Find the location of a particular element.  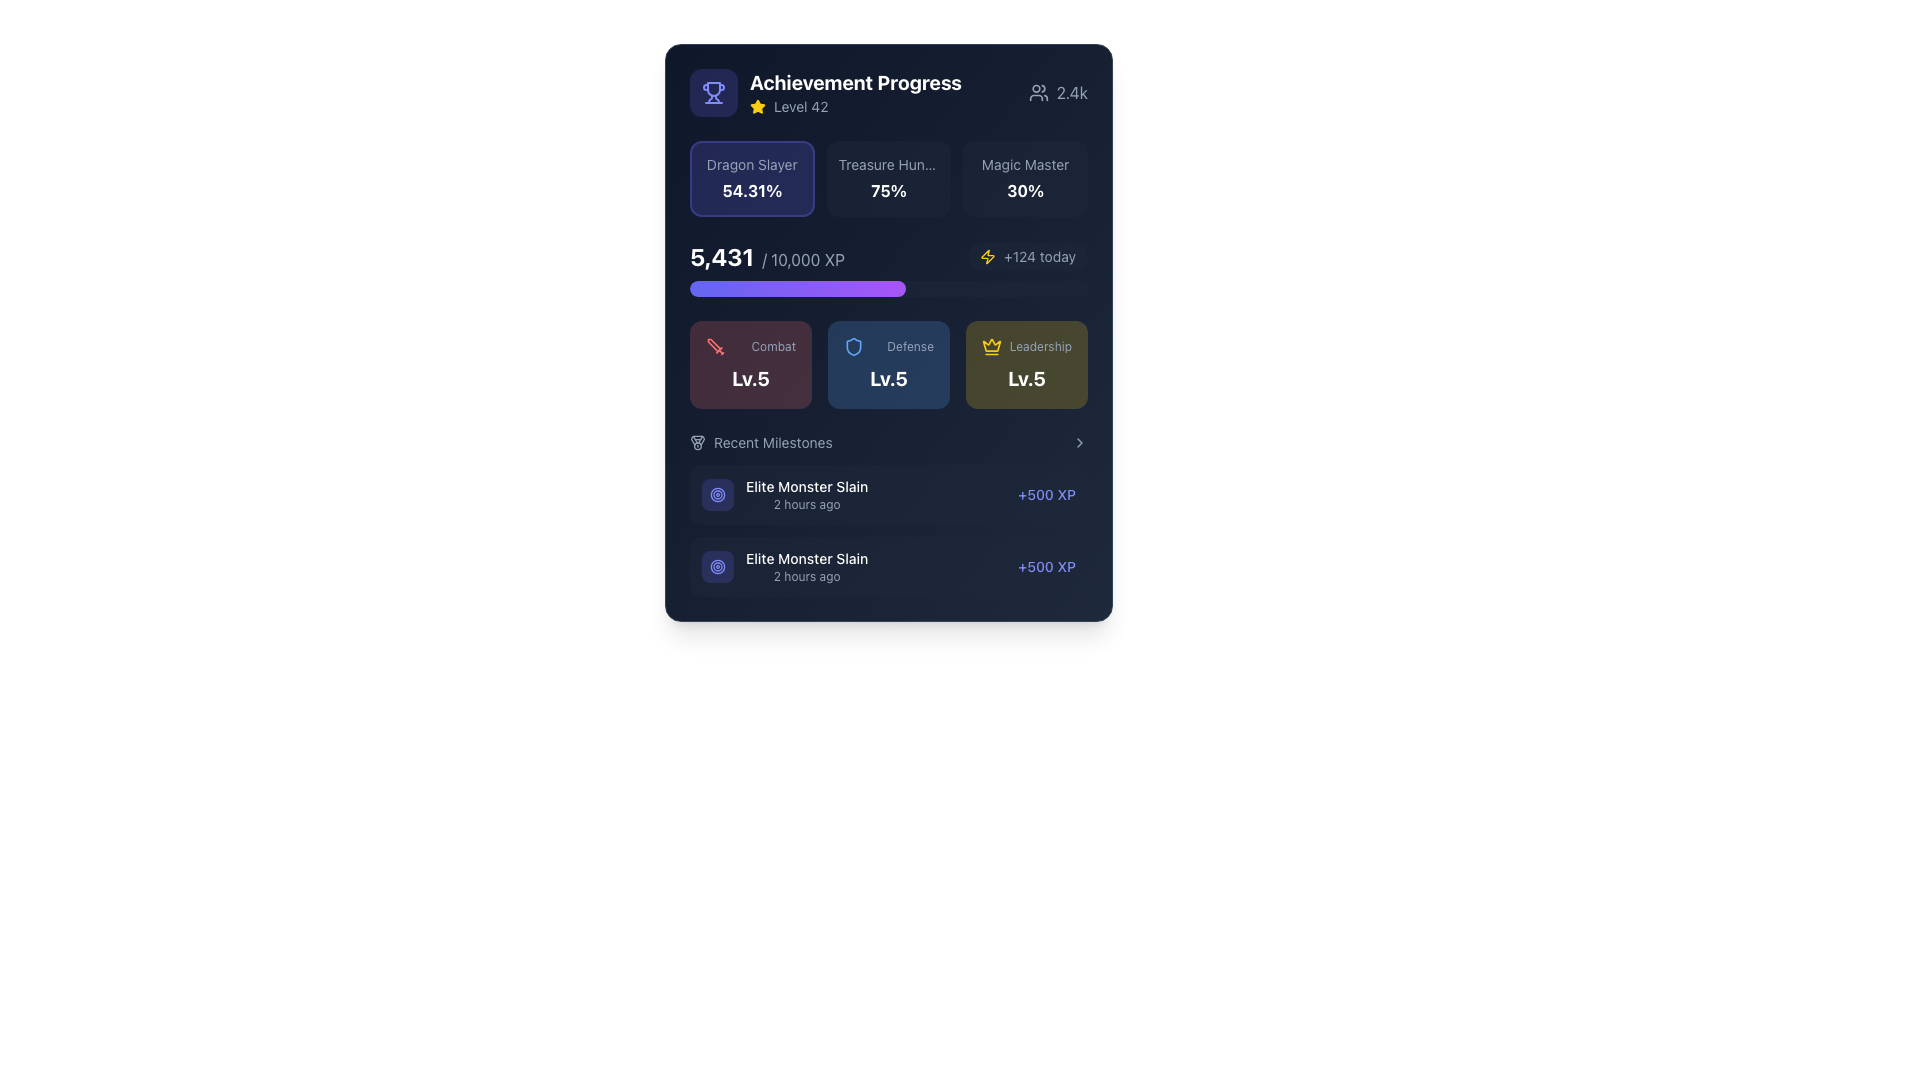

the text label displaying the timestamp for 'Elite Monster Slain' within the 'Recent Milestones' section is located at coordinates (807, 504).